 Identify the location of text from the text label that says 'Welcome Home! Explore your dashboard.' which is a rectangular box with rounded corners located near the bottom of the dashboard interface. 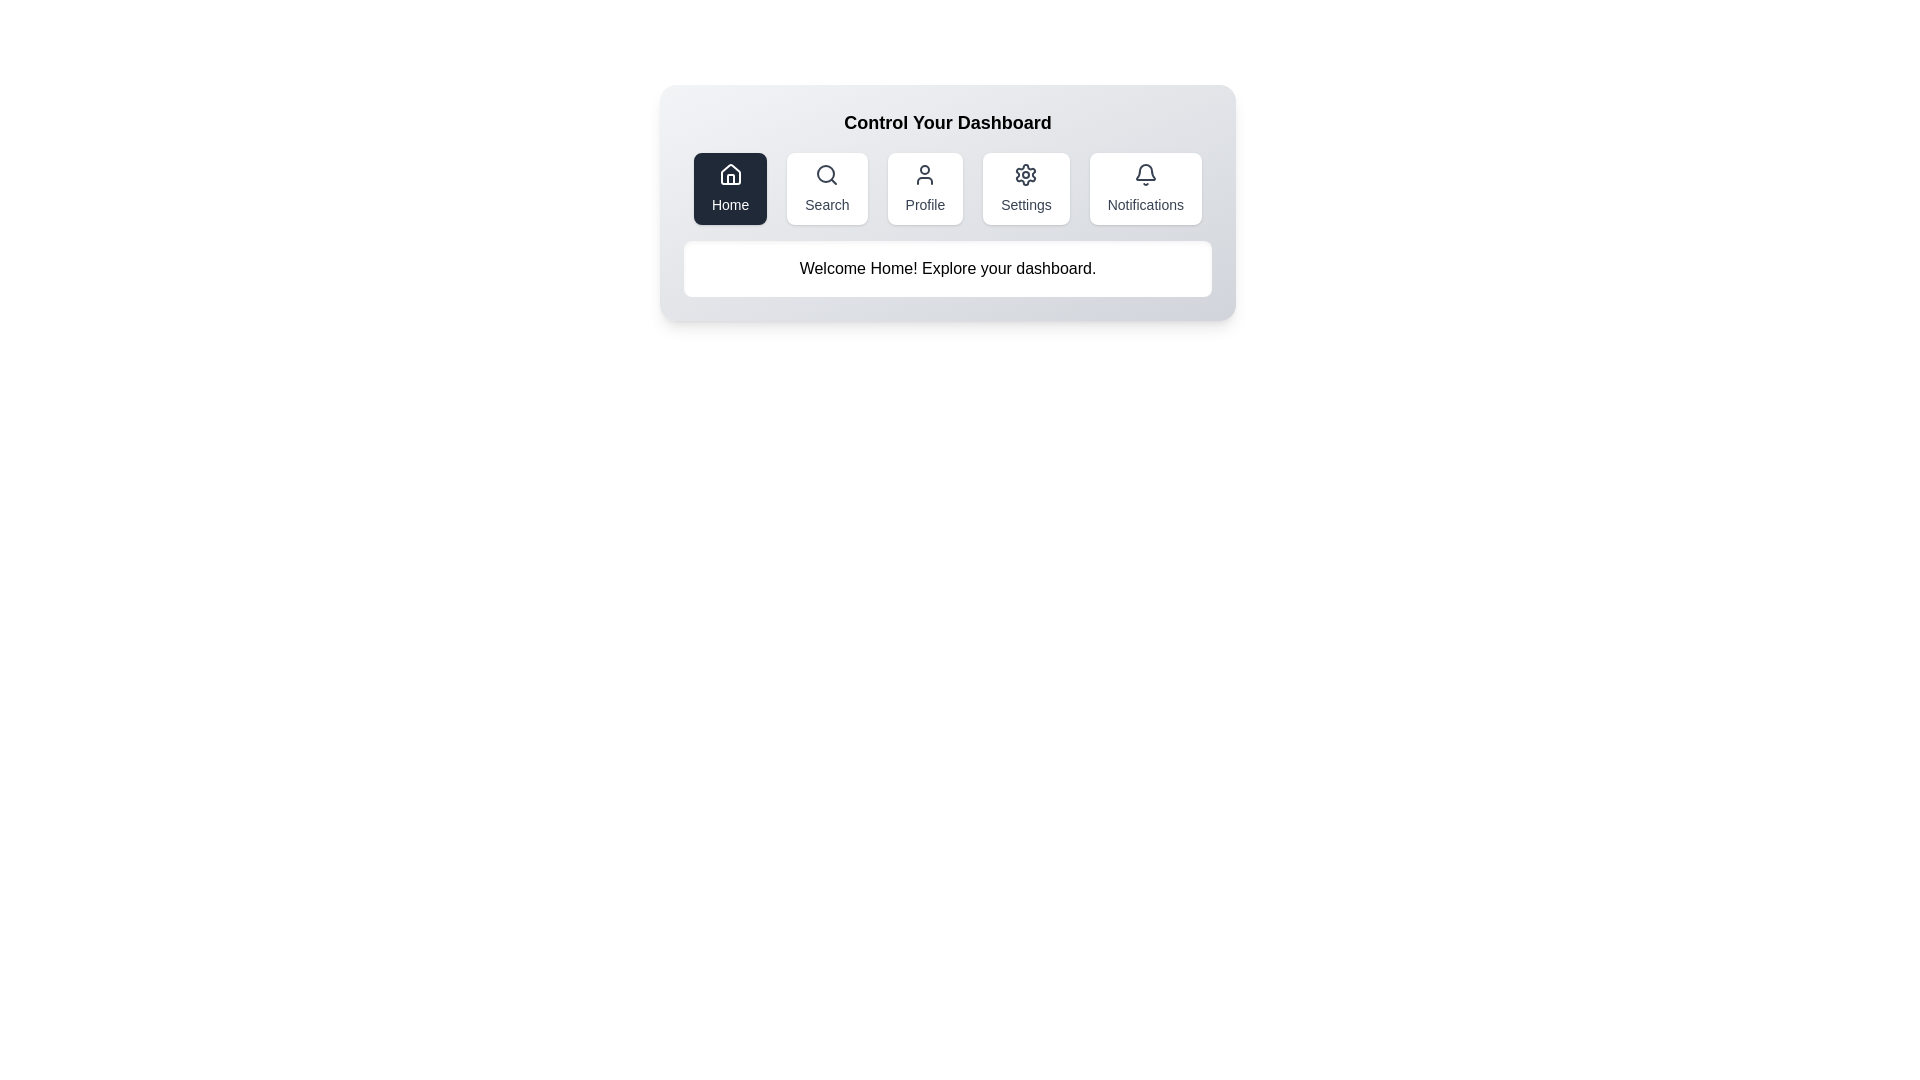
(947, 268).